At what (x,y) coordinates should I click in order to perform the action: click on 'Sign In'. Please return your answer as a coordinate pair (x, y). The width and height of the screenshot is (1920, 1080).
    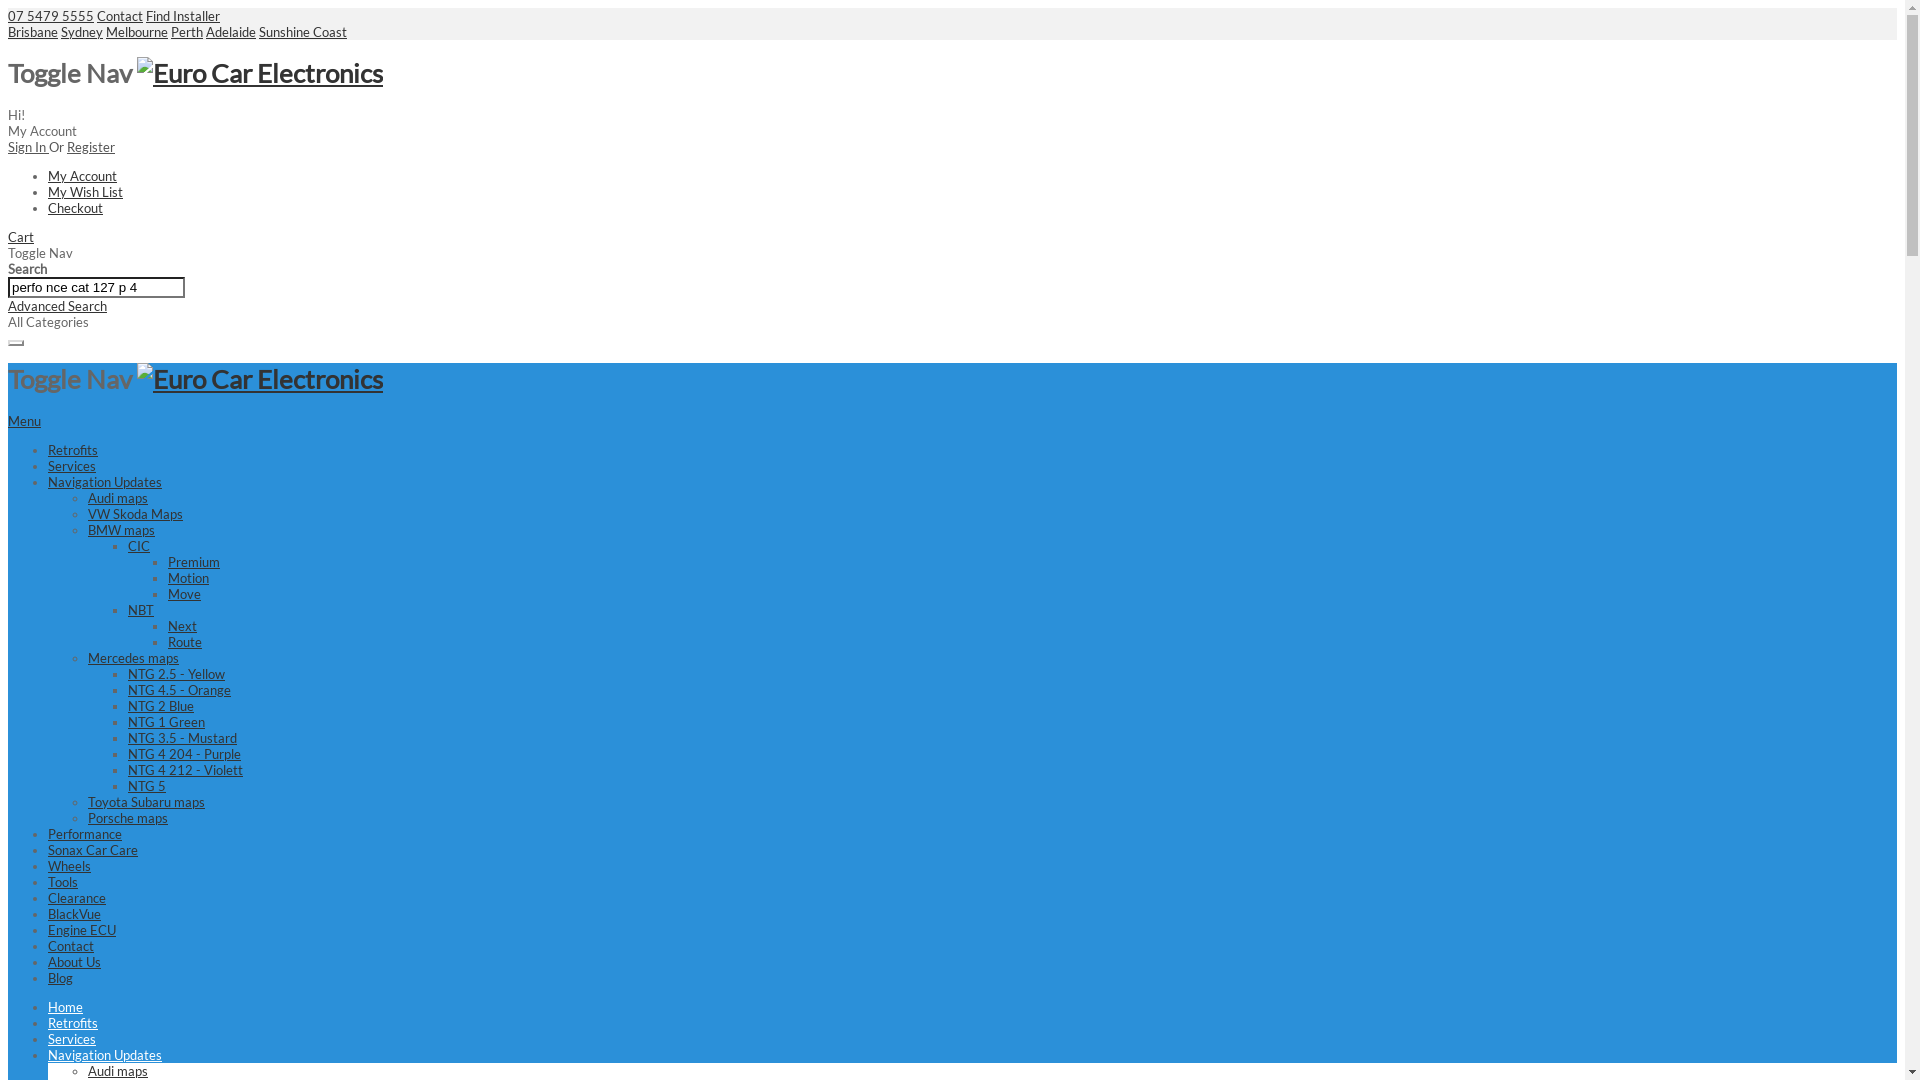
    Looking at the image, I should click on (28, 145).